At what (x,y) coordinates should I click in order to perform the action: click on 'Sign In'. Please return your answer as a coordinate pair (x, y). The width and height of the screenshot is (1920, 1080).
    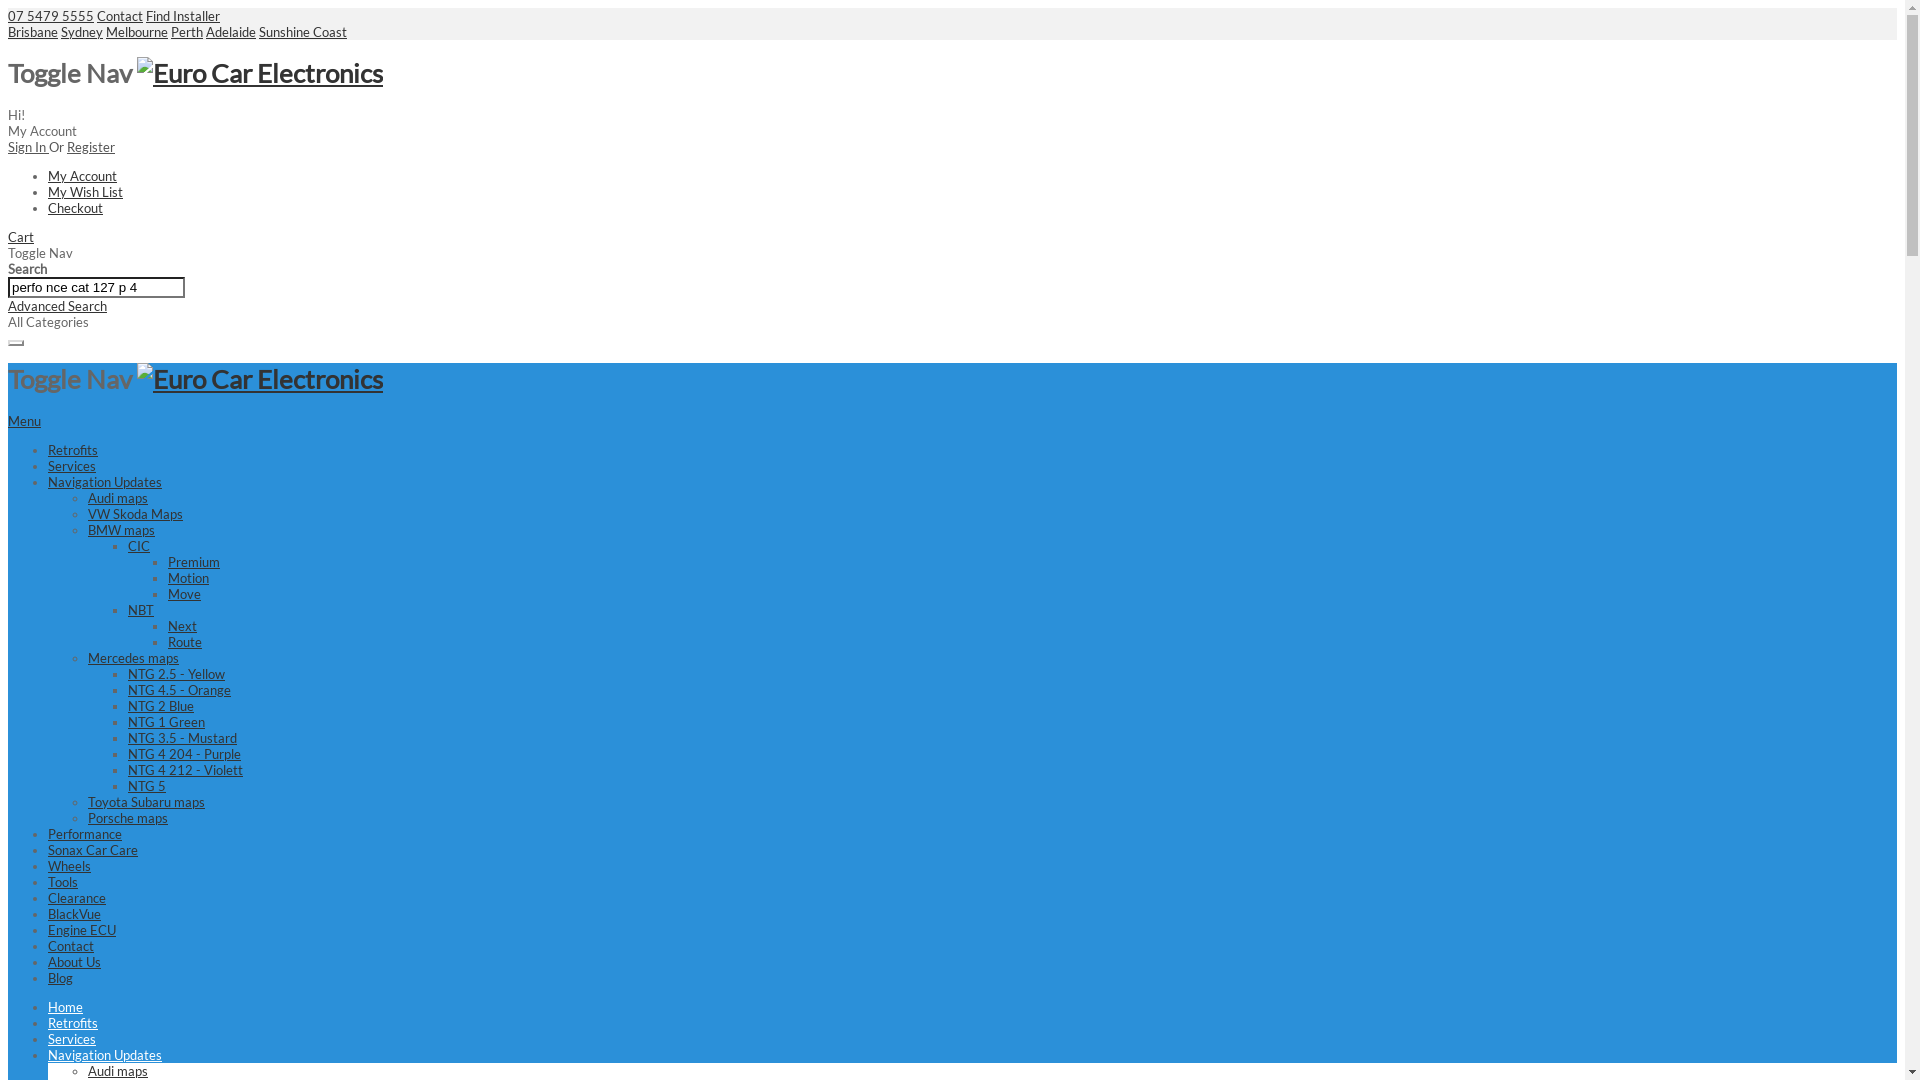
    Looking at the image, I should click on (28, 145).